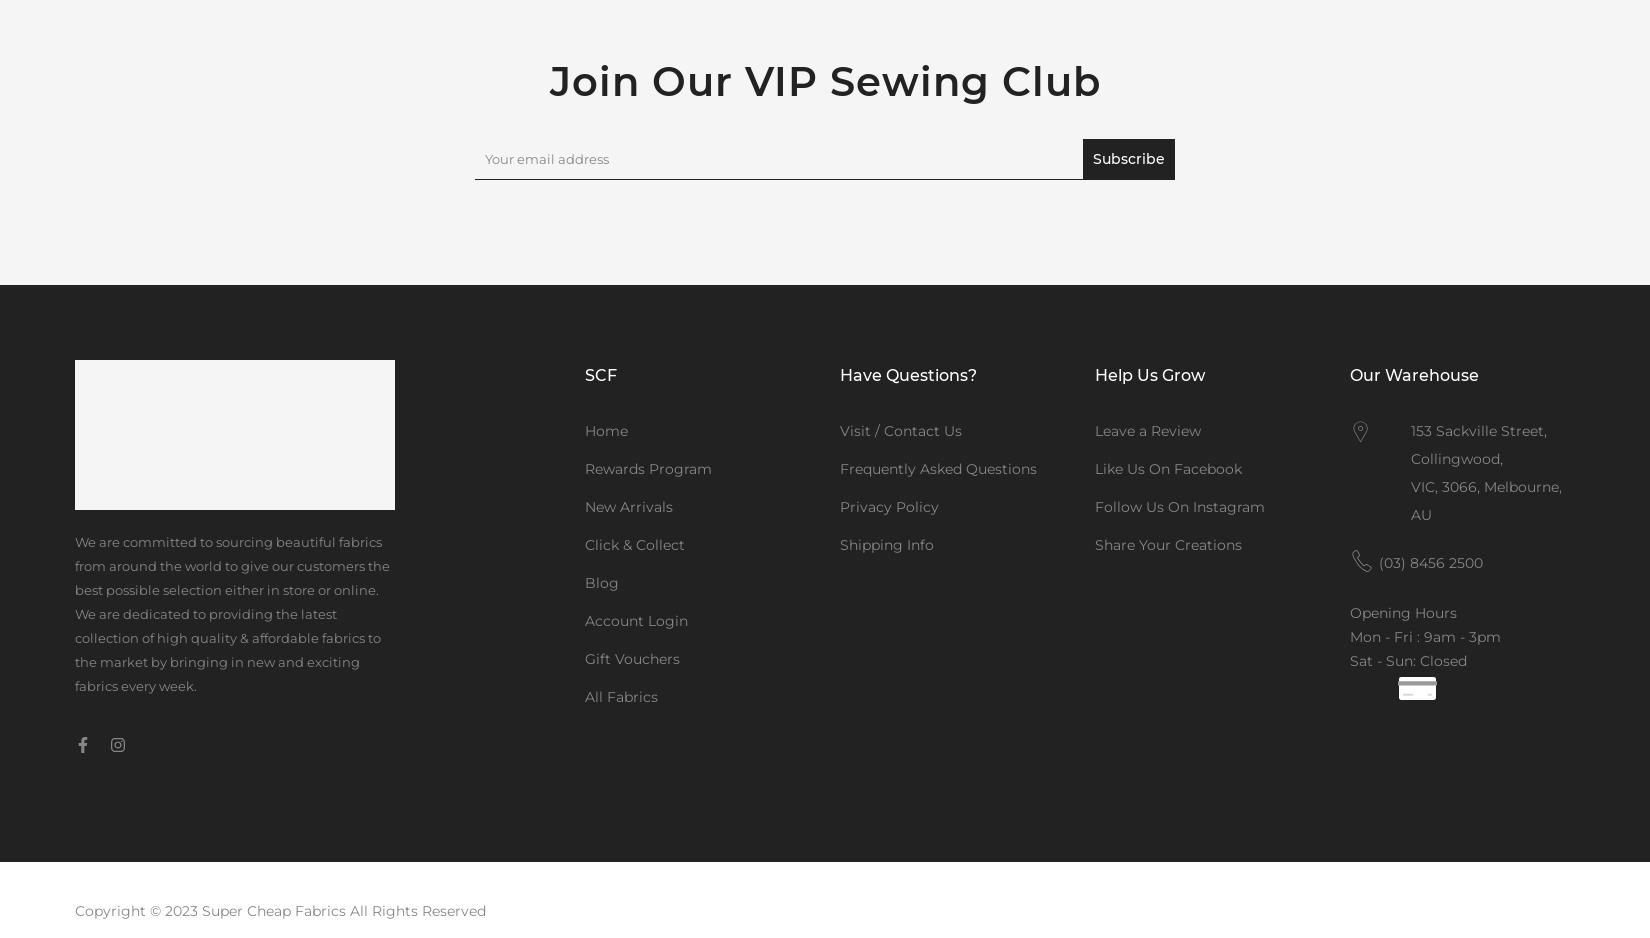 The image size is (1650, 938). What do you see at coordinates (1478, 443) in the screenshot?
I see `'153 Sackville Street, Collingwood,'` at bounding box center [1478, 443].